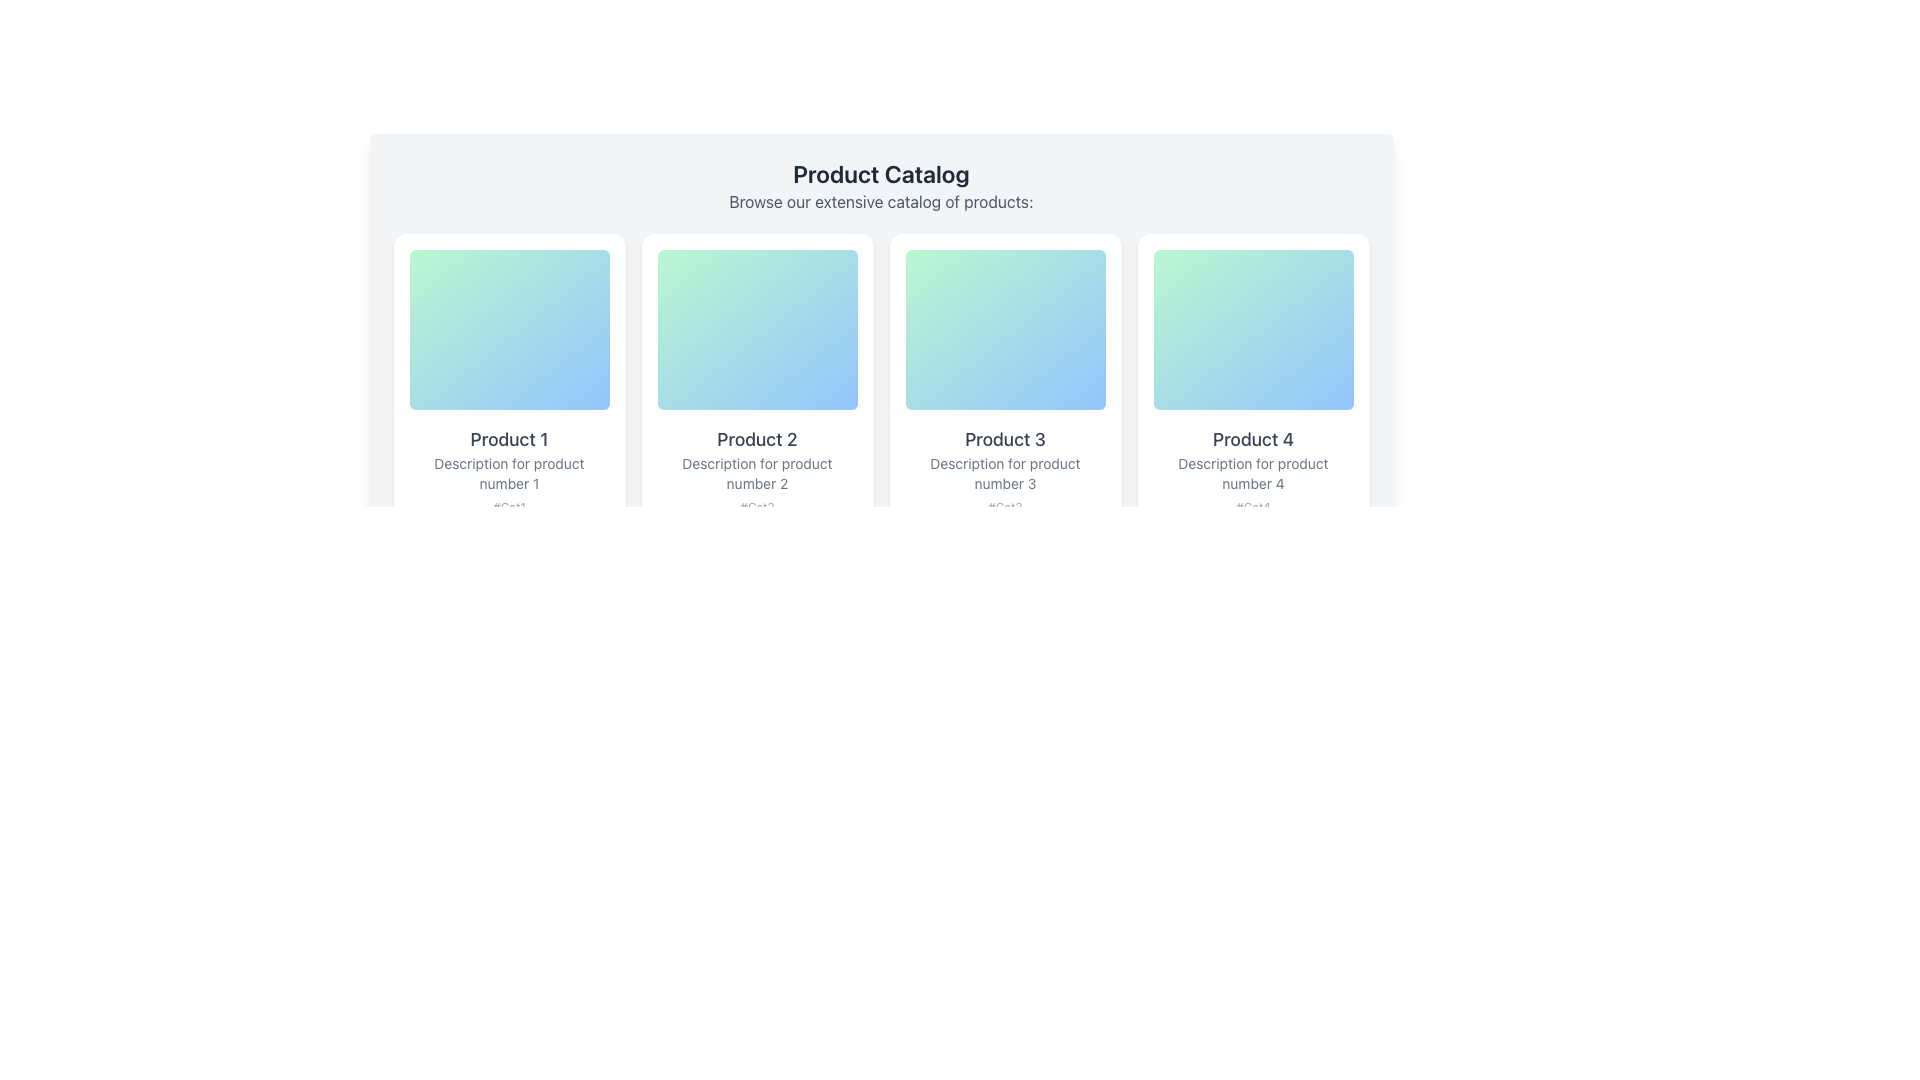  What do you see at coordinates (756, 329) in the screenshot?
I see `the decorative image placeholder located at the top of the 'Product 2' card, which enhances visual appeal or conveys product-related imagery` at bounding box center [756, 329].